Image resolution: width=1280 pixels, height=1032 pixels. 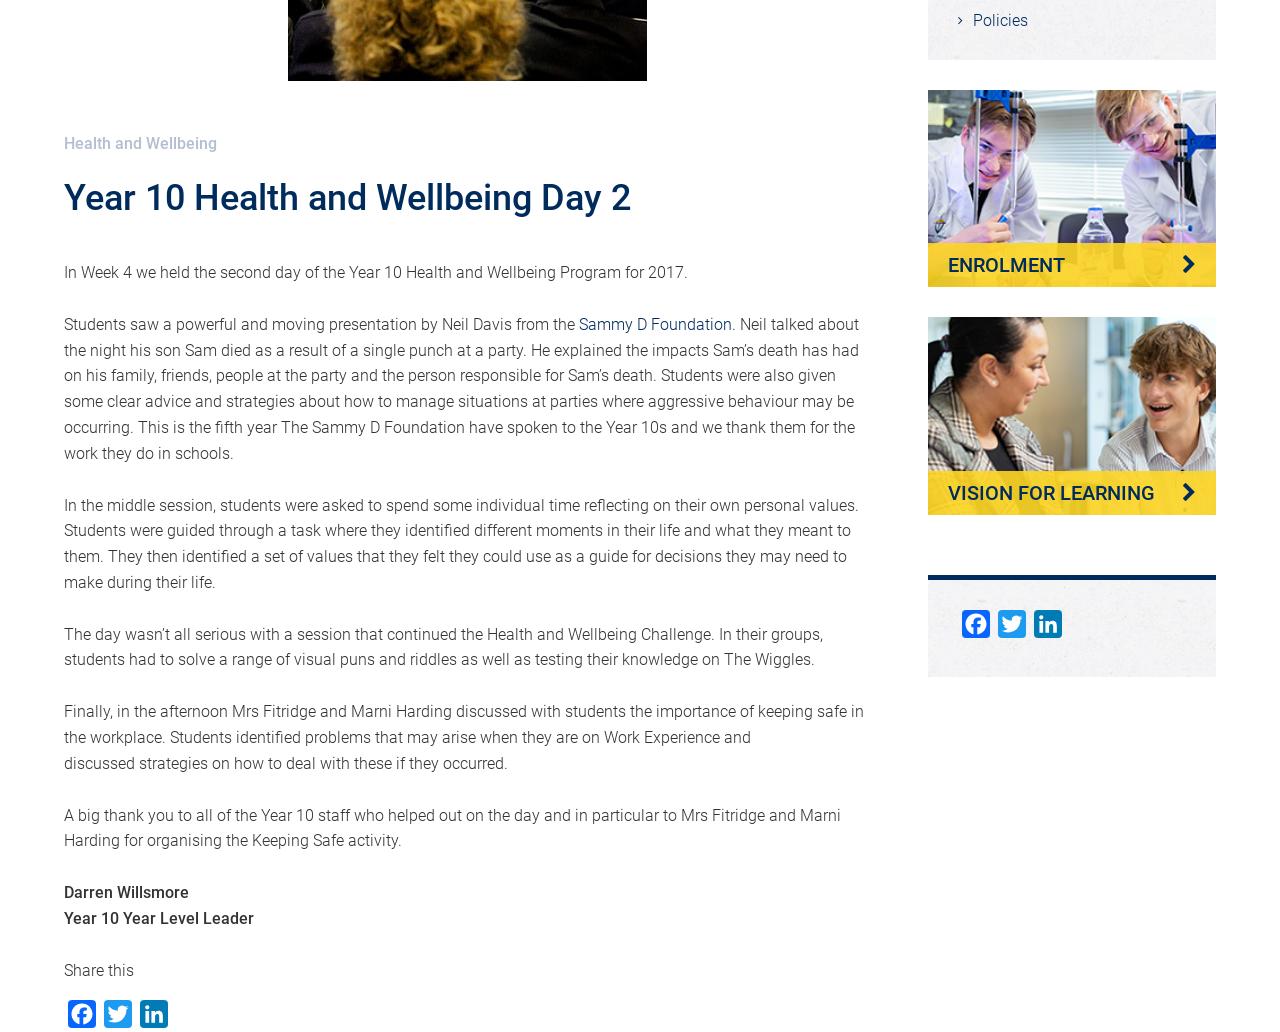 I want to click on 'Vision for Learning', so click(x=1050, y=491).